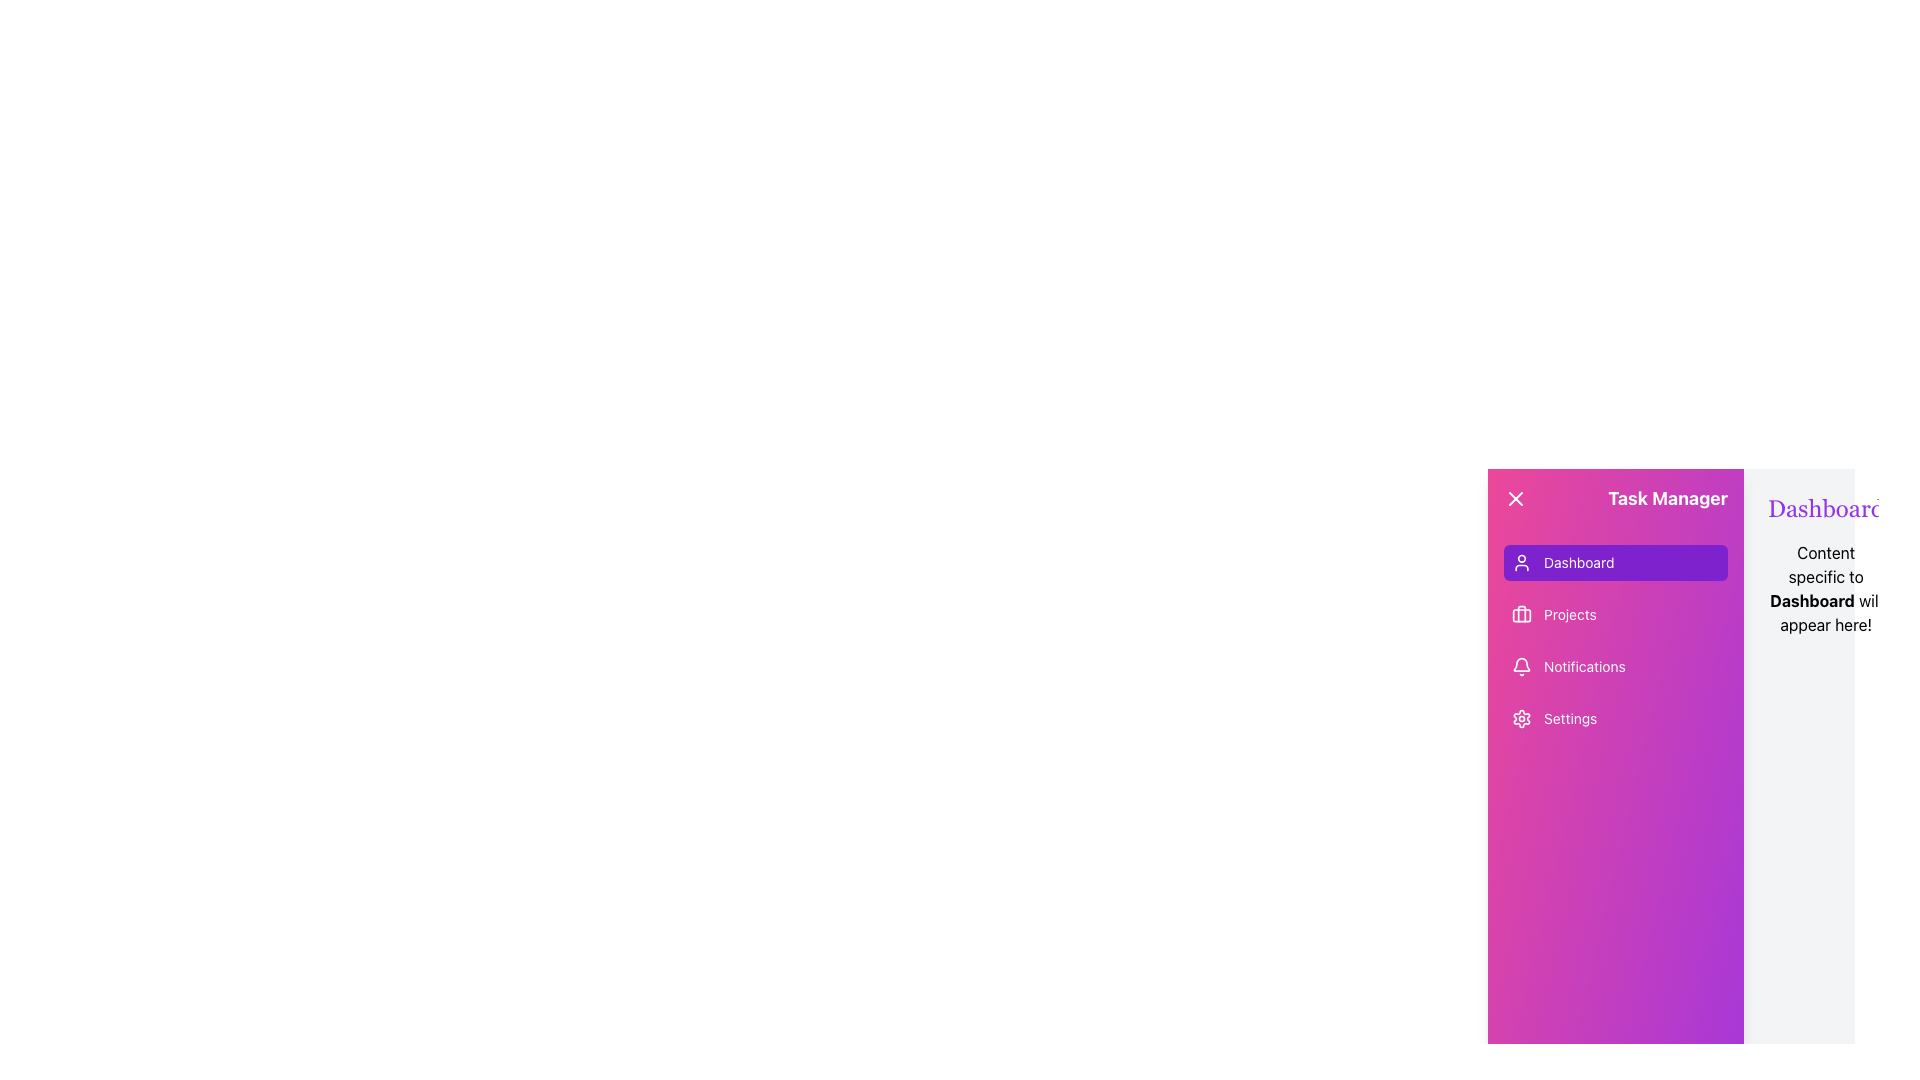  Describe the element at coordinates (1616, 497) in the screenshot. I see `the 'Task Manager' text label located at the top of the sidebar, to the right of the close icon` at that location.